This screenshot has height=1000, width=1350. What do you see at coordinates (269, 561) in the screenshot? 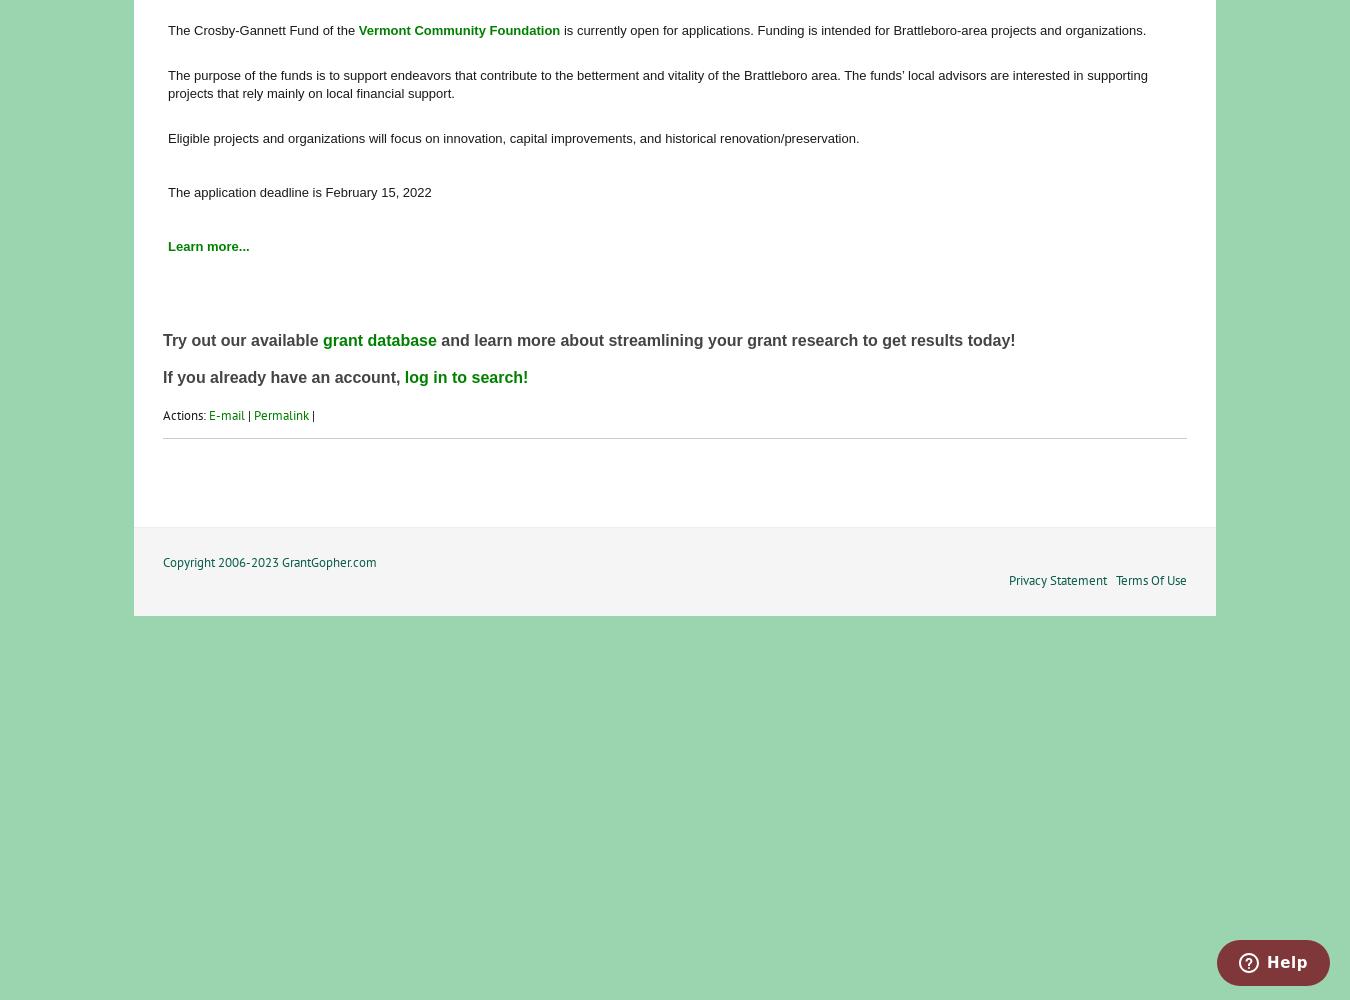
I see `'Copyright 2006-2023 GrantGopher.com'` at bounding box center [269, 561].